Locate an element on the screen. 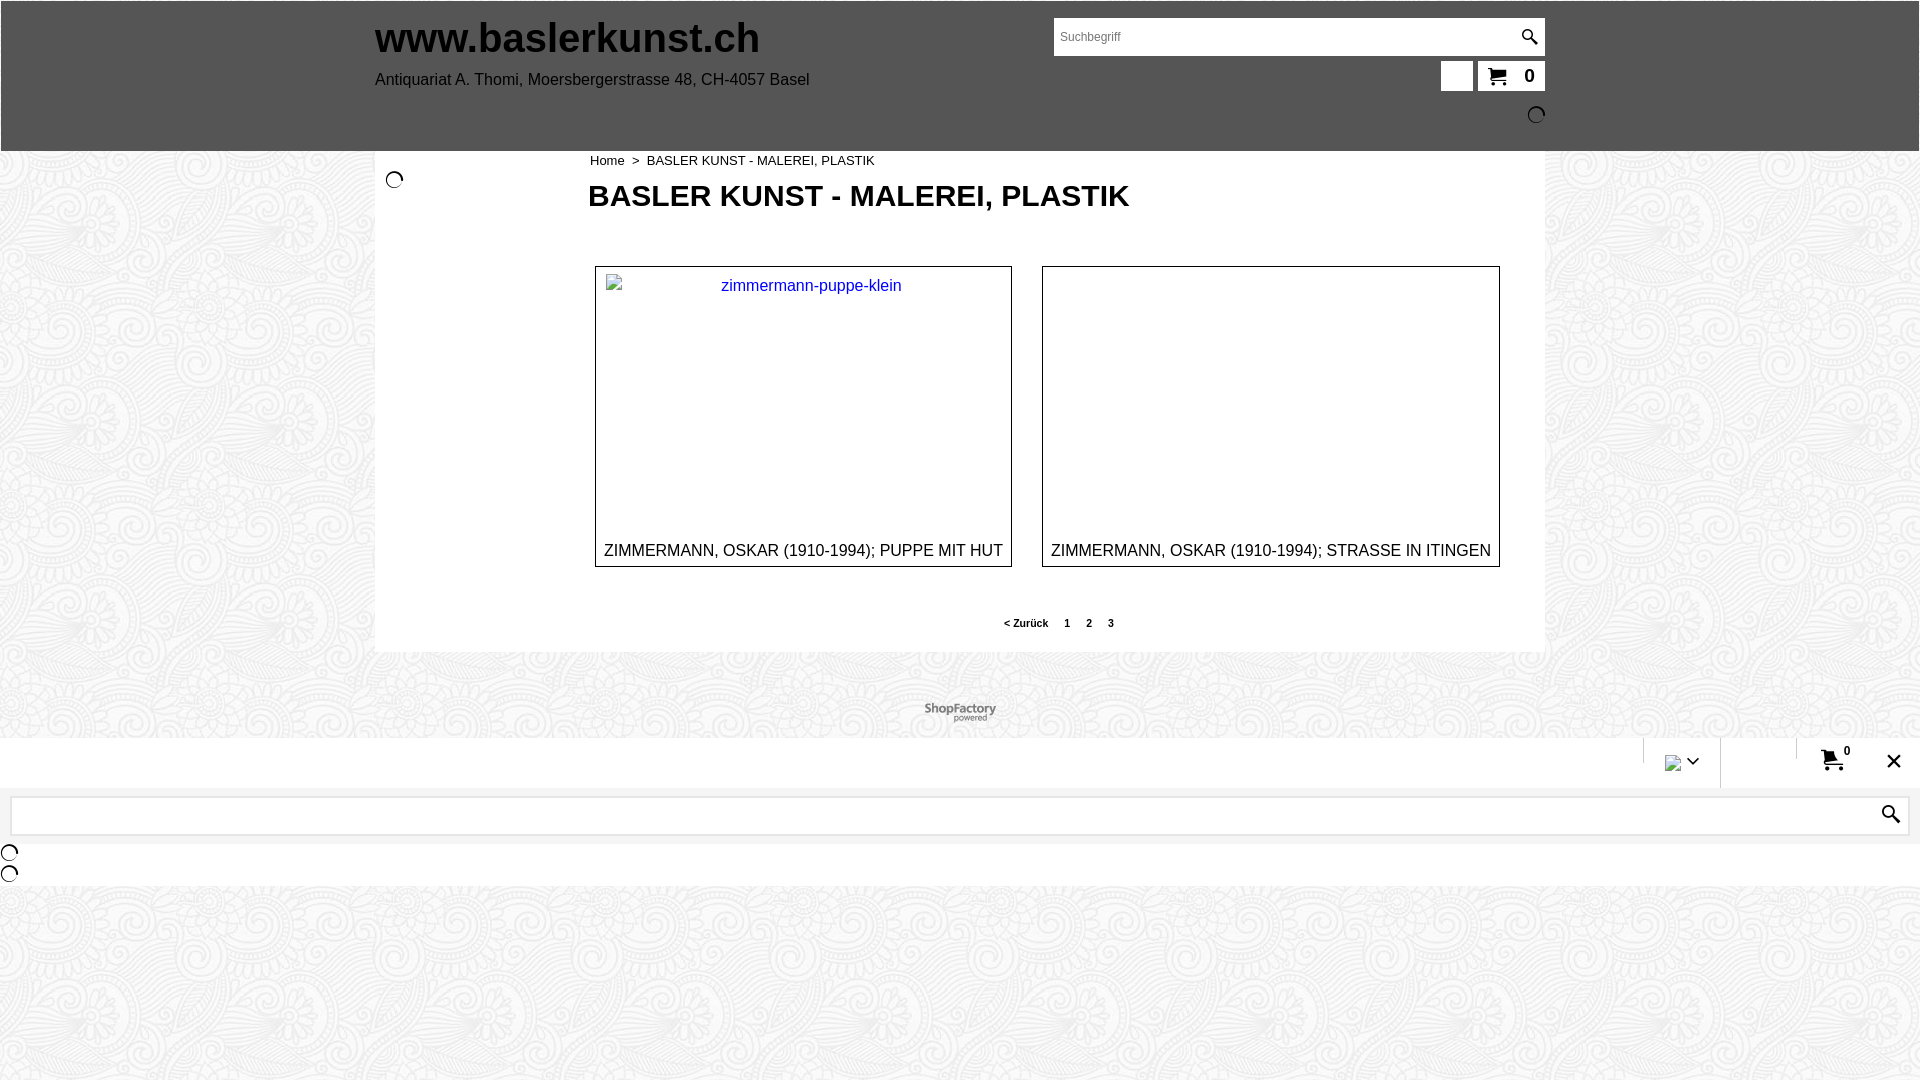 The image size is (1920, 1080). 'zimmermann-puppe-klein' is located at coordinates (803, 397).